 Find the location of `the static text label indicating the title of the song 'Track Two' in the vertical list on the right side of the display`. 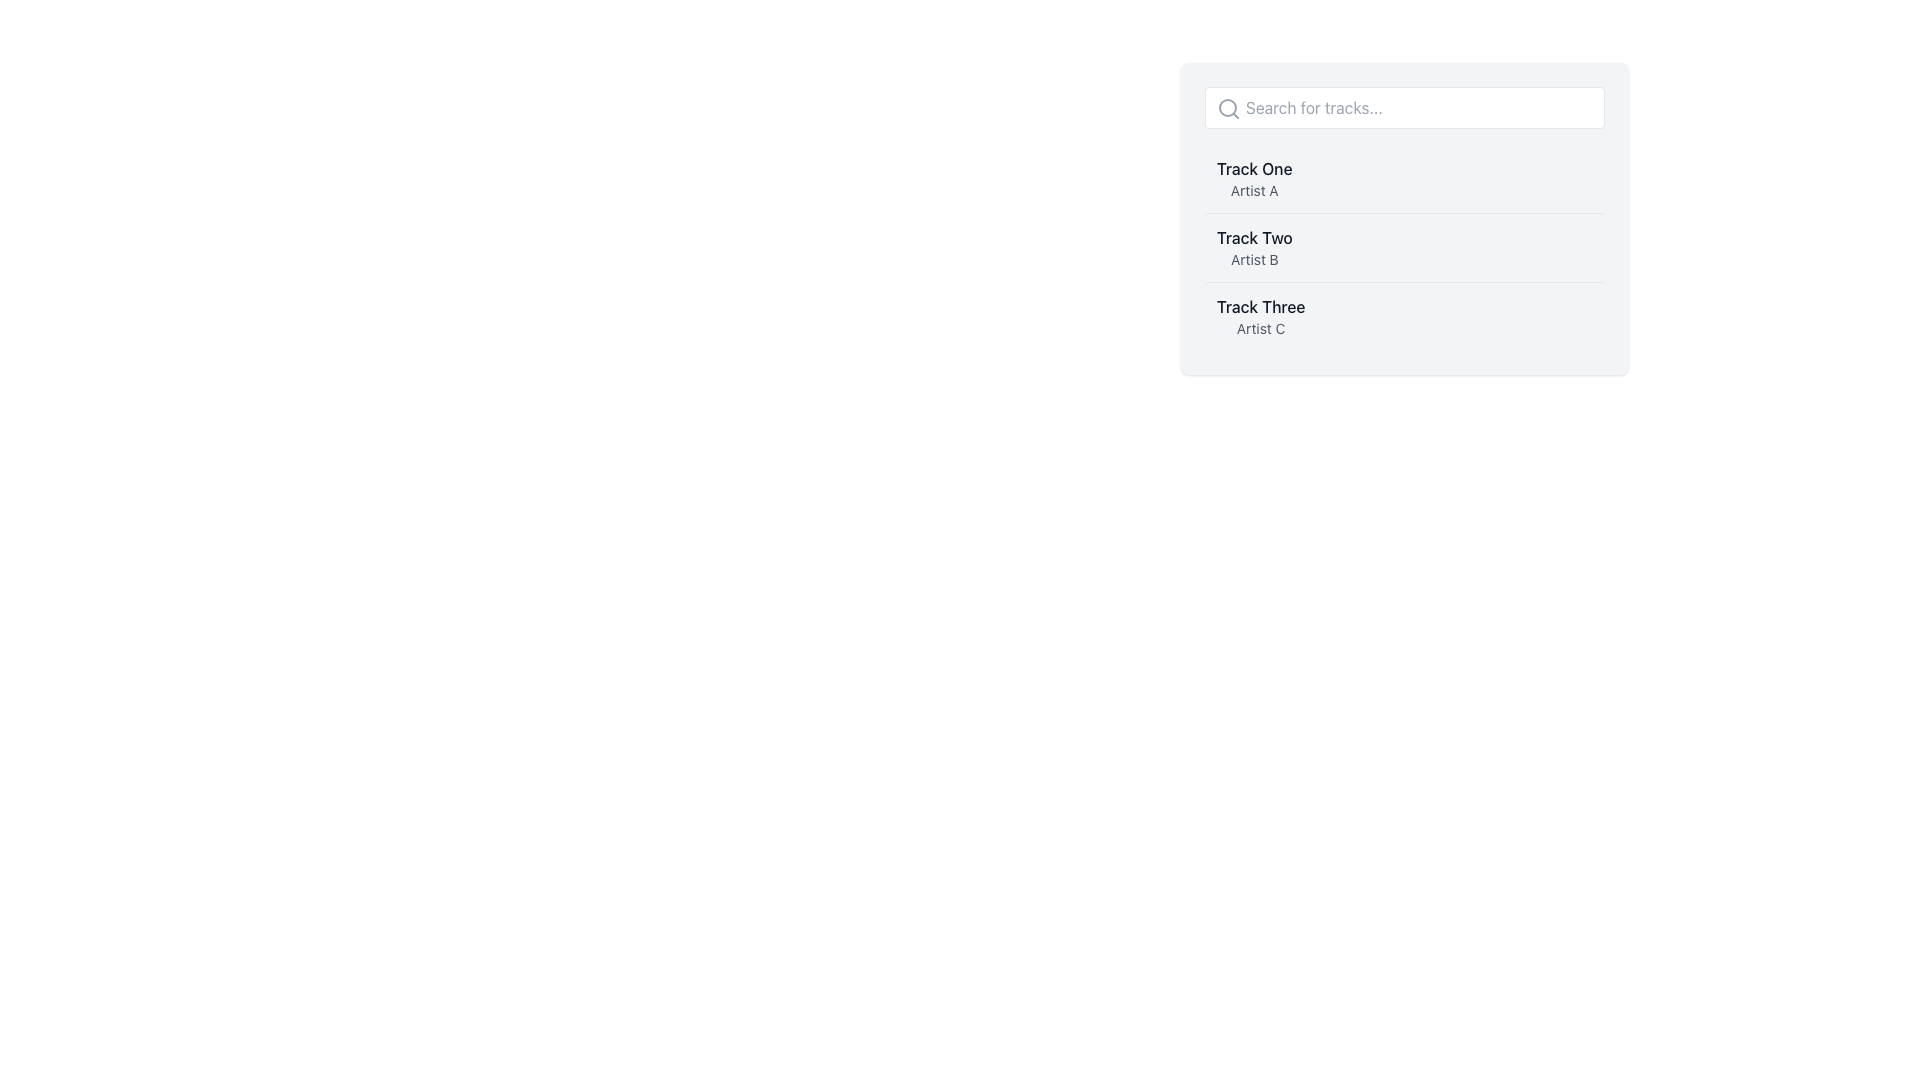

the static text label indicating the title of the song 'Track Two' in the vertical list on the right side of the display is located at coordinates (1253, 237).